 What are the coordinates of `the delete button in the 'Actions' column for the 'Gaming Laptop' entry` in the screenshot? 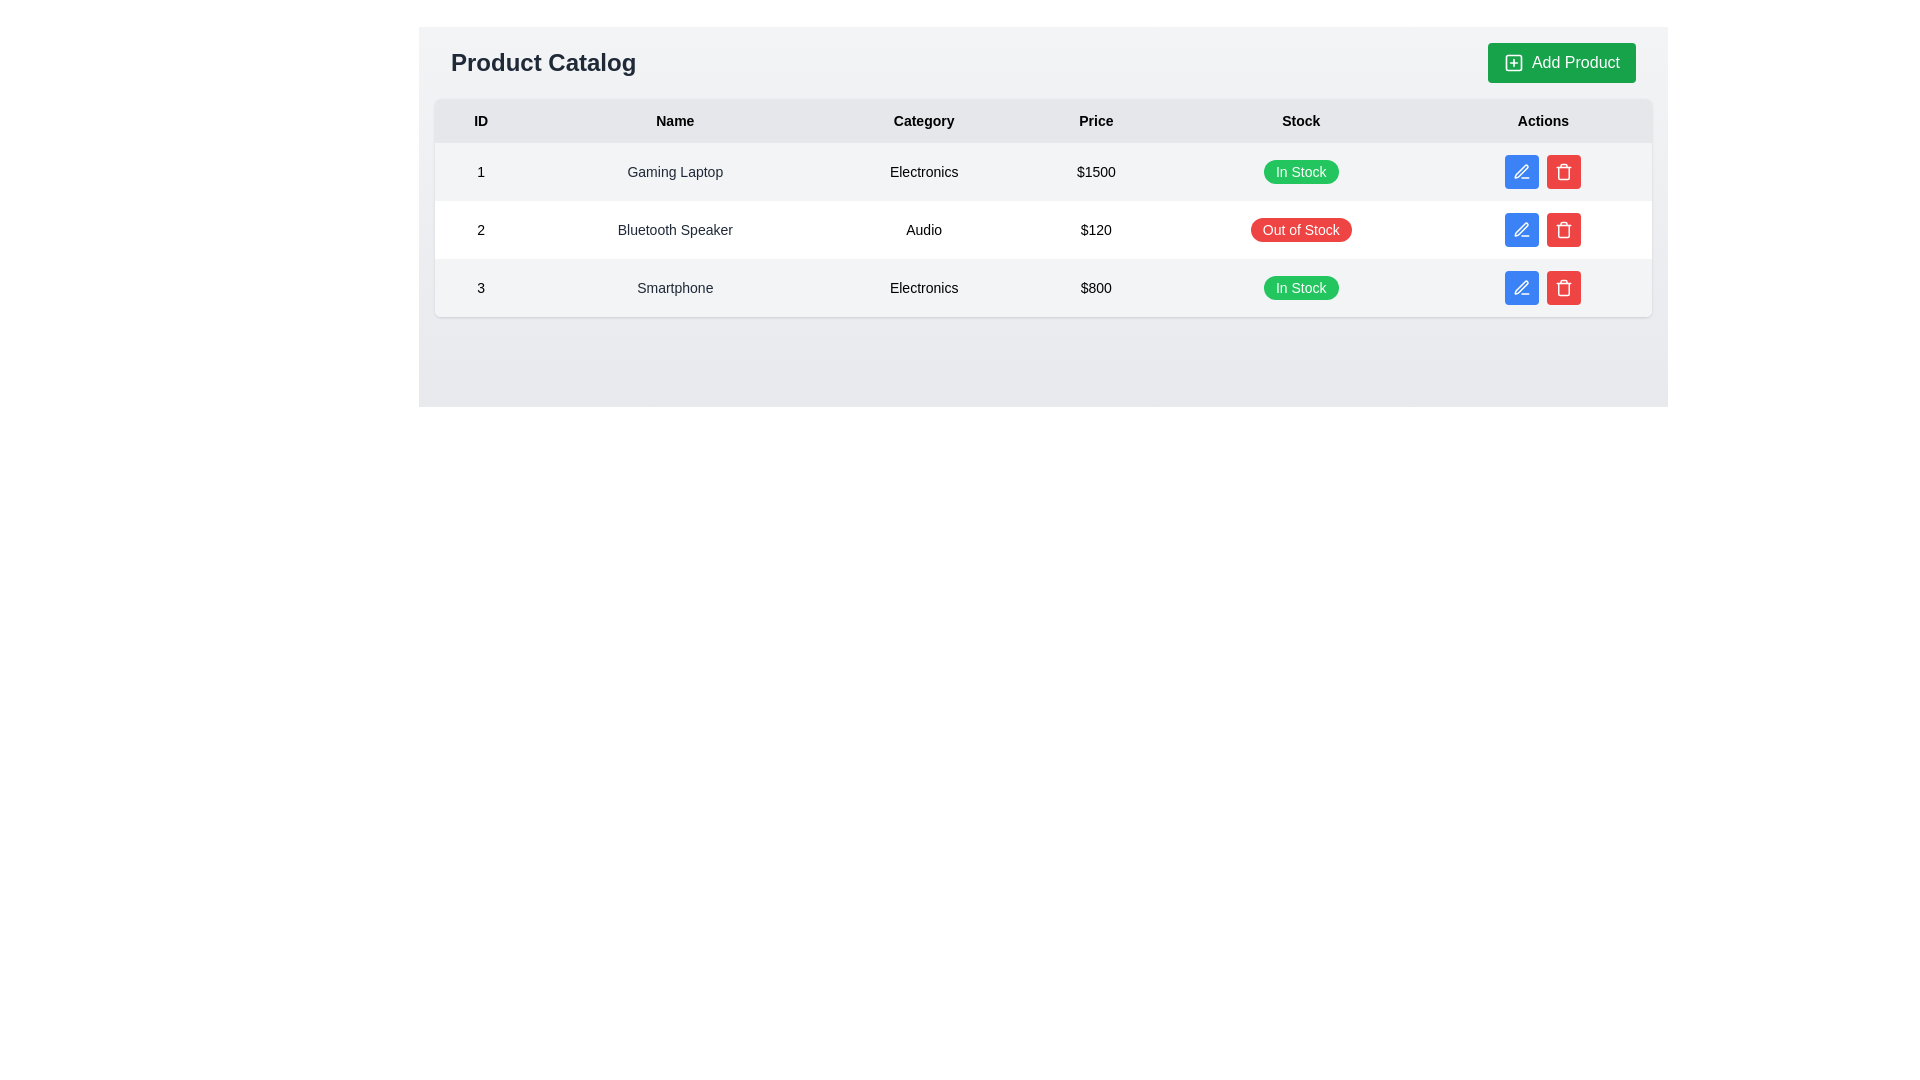 It's located at (1542, 171).